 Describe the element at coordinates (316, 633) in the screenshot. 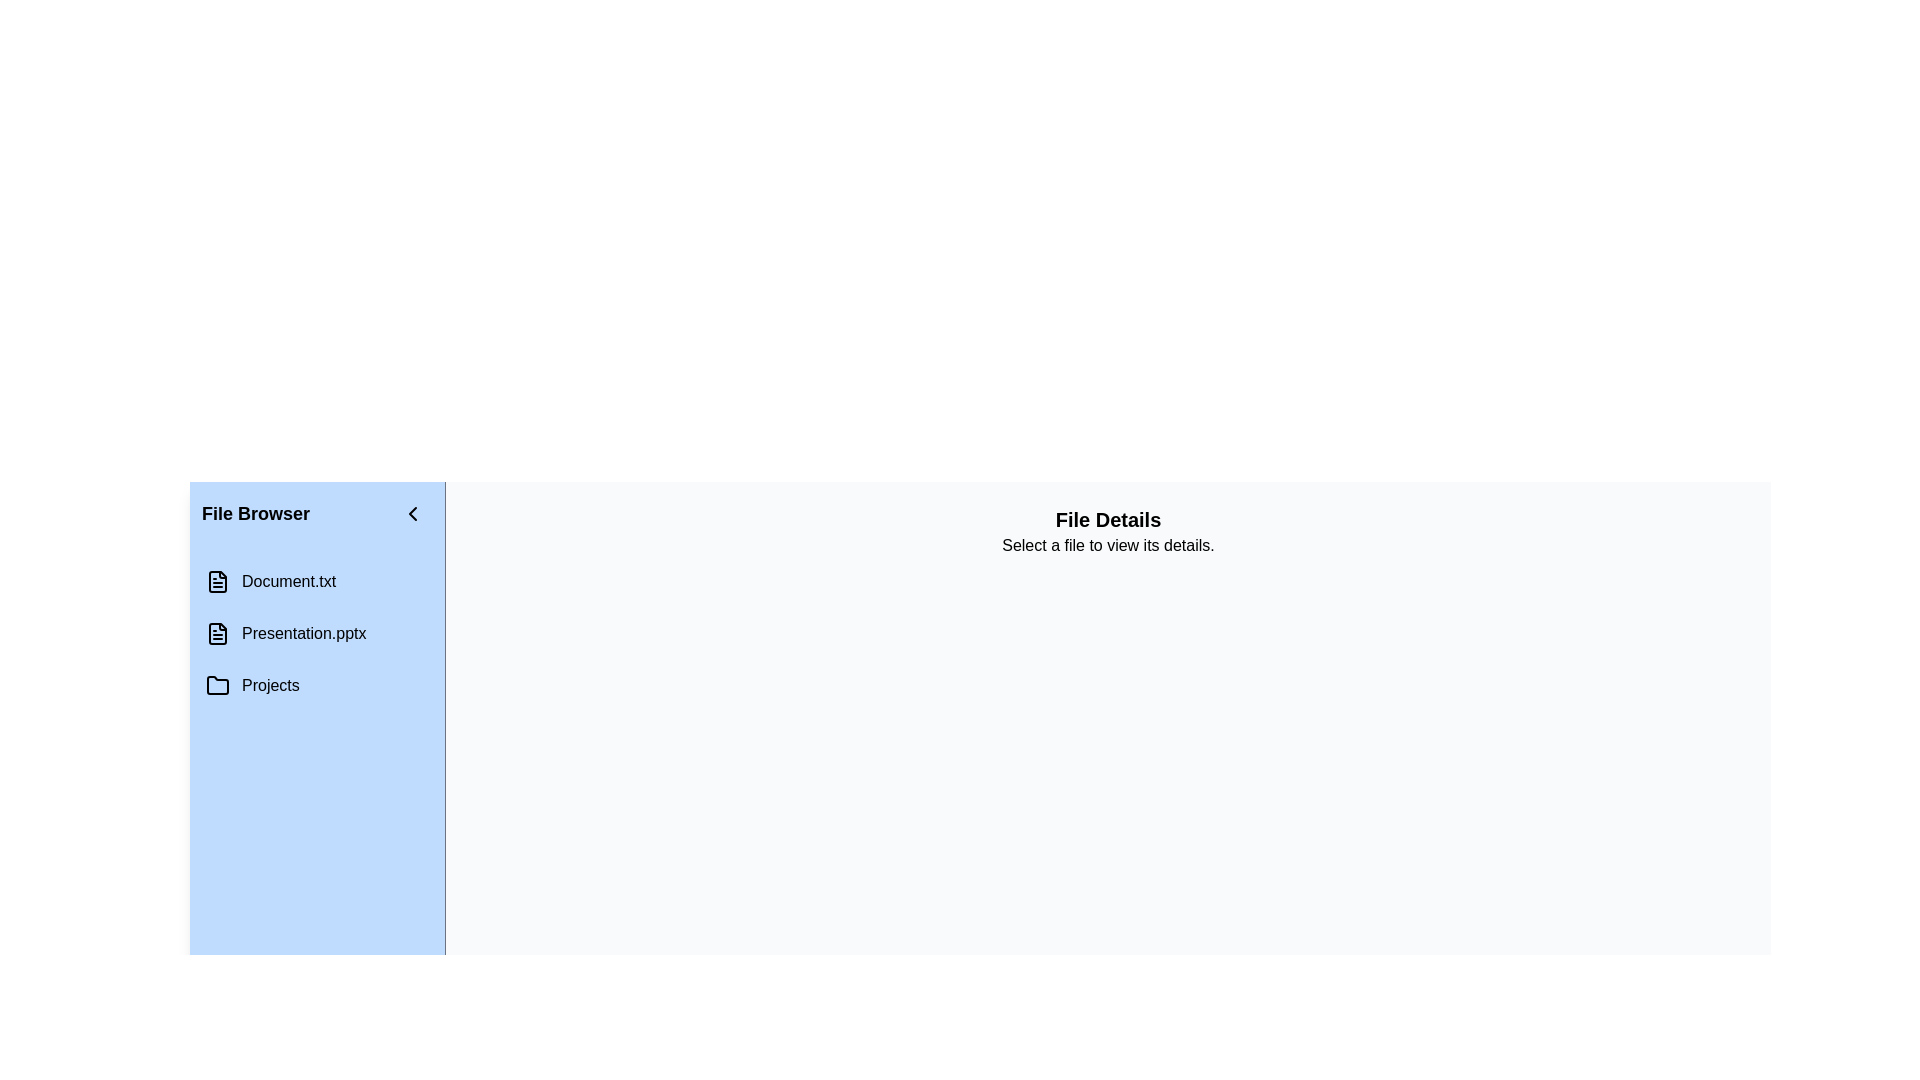

I see `the focused list item 'Presentation.pptx' in the 'File Browser' sidebar, which is the second item in the vertical list` at that location.